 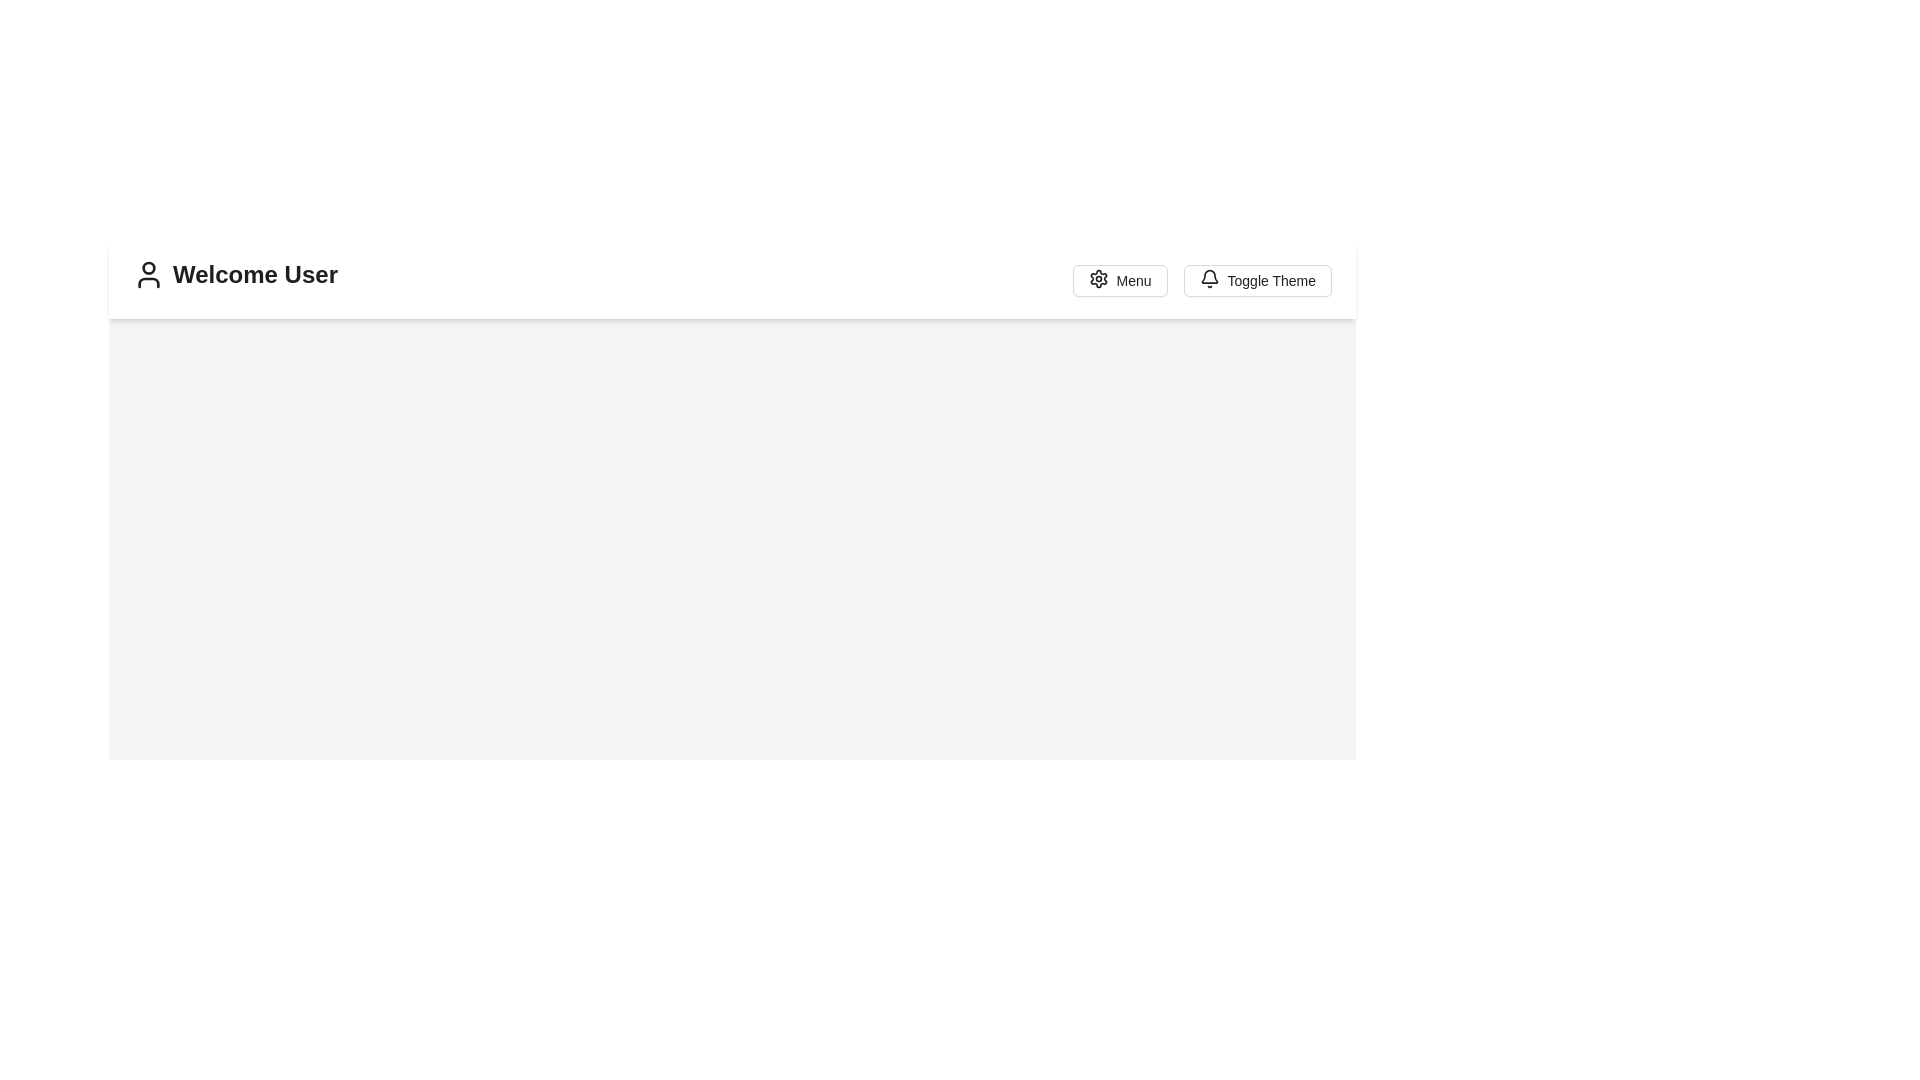 I want to click on the icon button located in the button group on the right side of the top navigation bar, which is adjacent to the 'Menu' button, so click(x=1097, y=278).